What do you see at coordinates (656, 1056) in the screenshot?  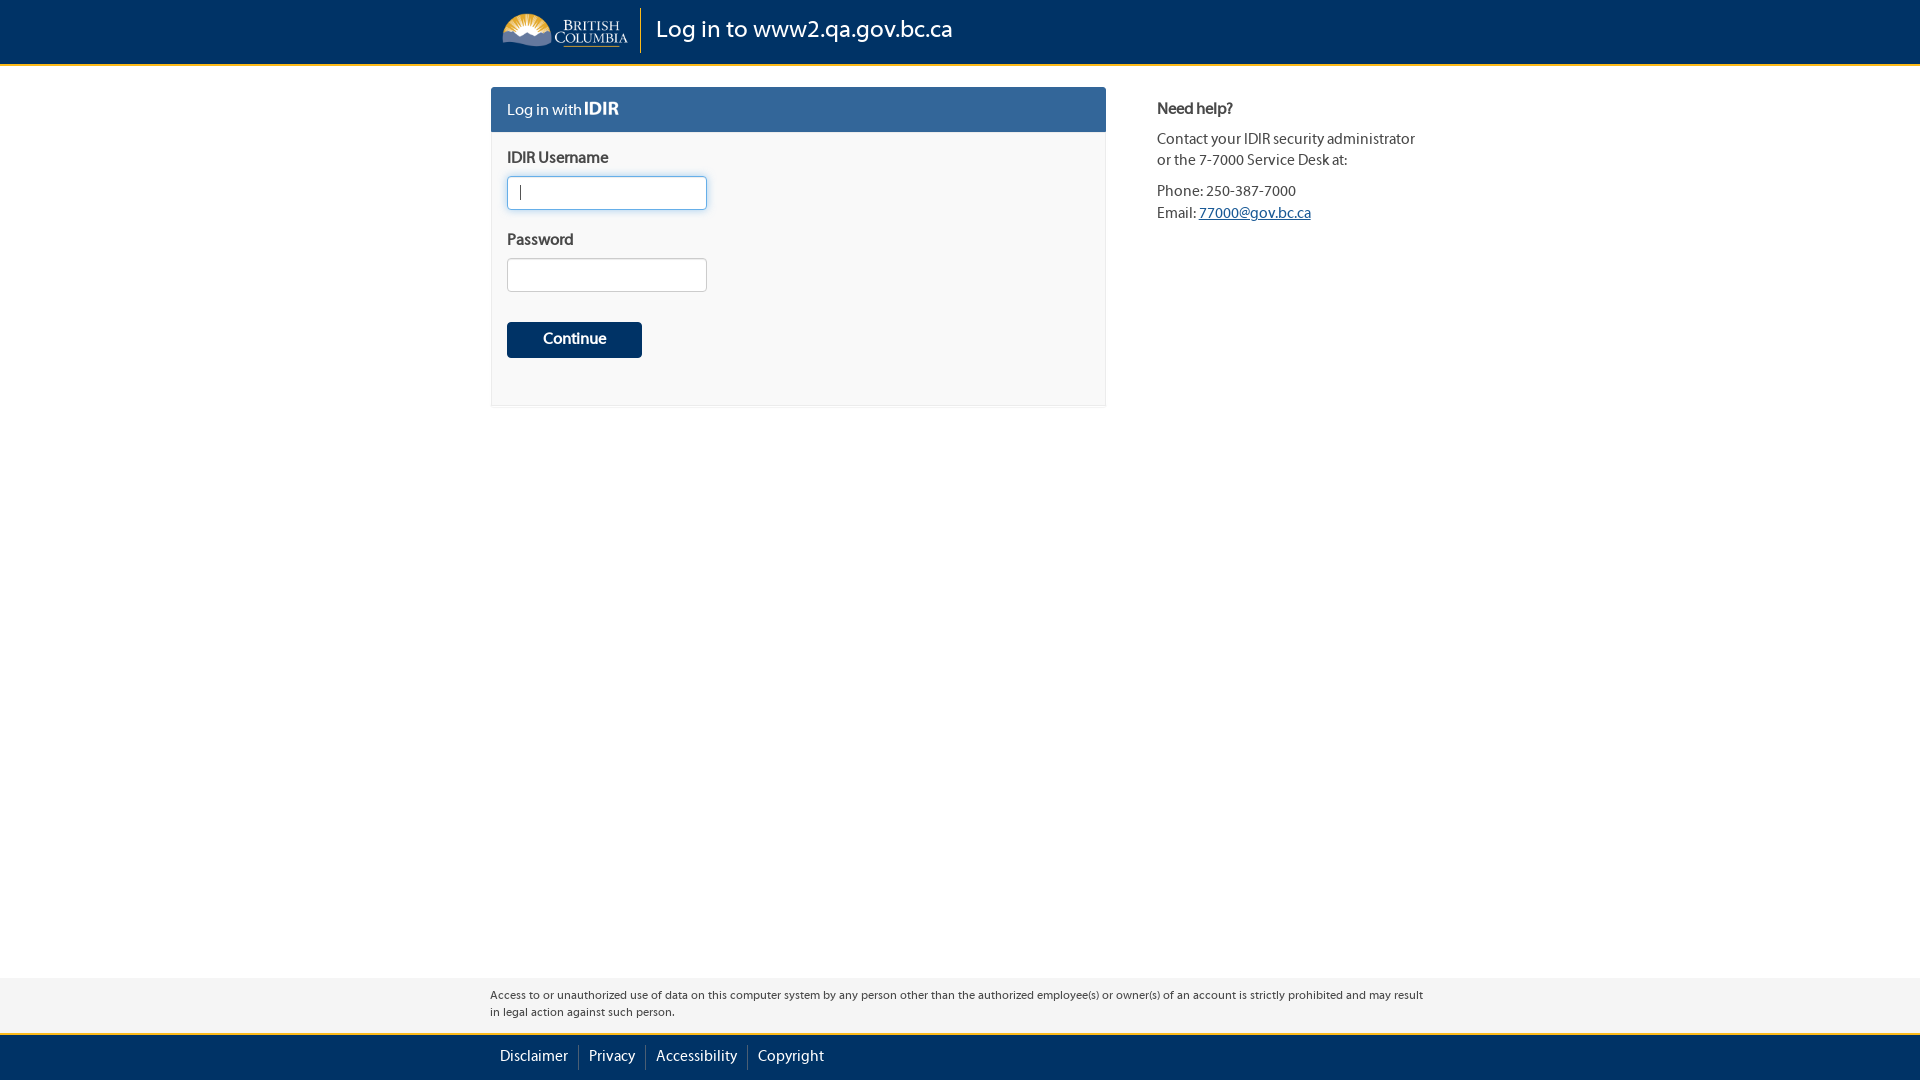 I see `'Accessibility'` at bounding box center [656, 1056].